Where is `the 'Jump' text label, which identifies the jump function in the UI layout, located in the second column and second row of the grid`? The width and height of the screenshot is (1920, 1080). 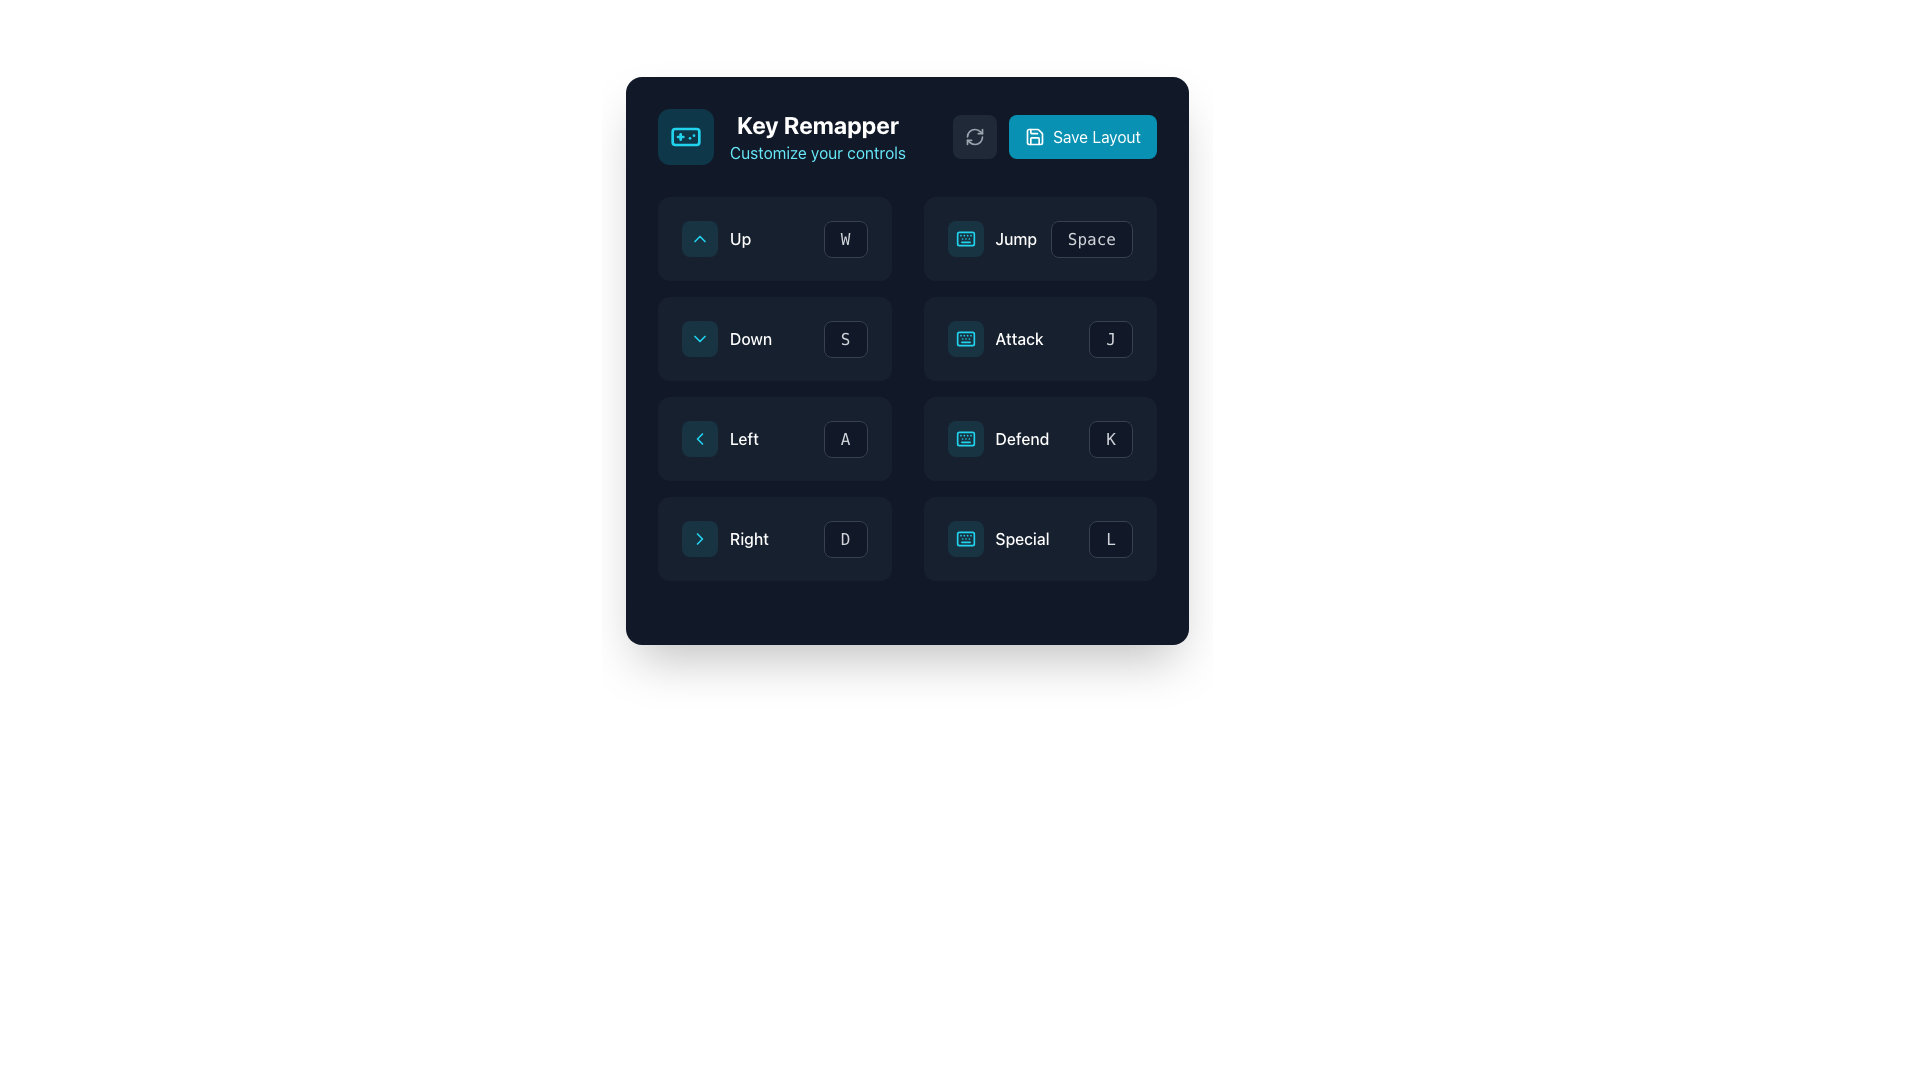
the 'Jump' text label, which identifies the jump function in the UI layout, located in the second column and second row of the grid is located at coordinates (1016, 238).